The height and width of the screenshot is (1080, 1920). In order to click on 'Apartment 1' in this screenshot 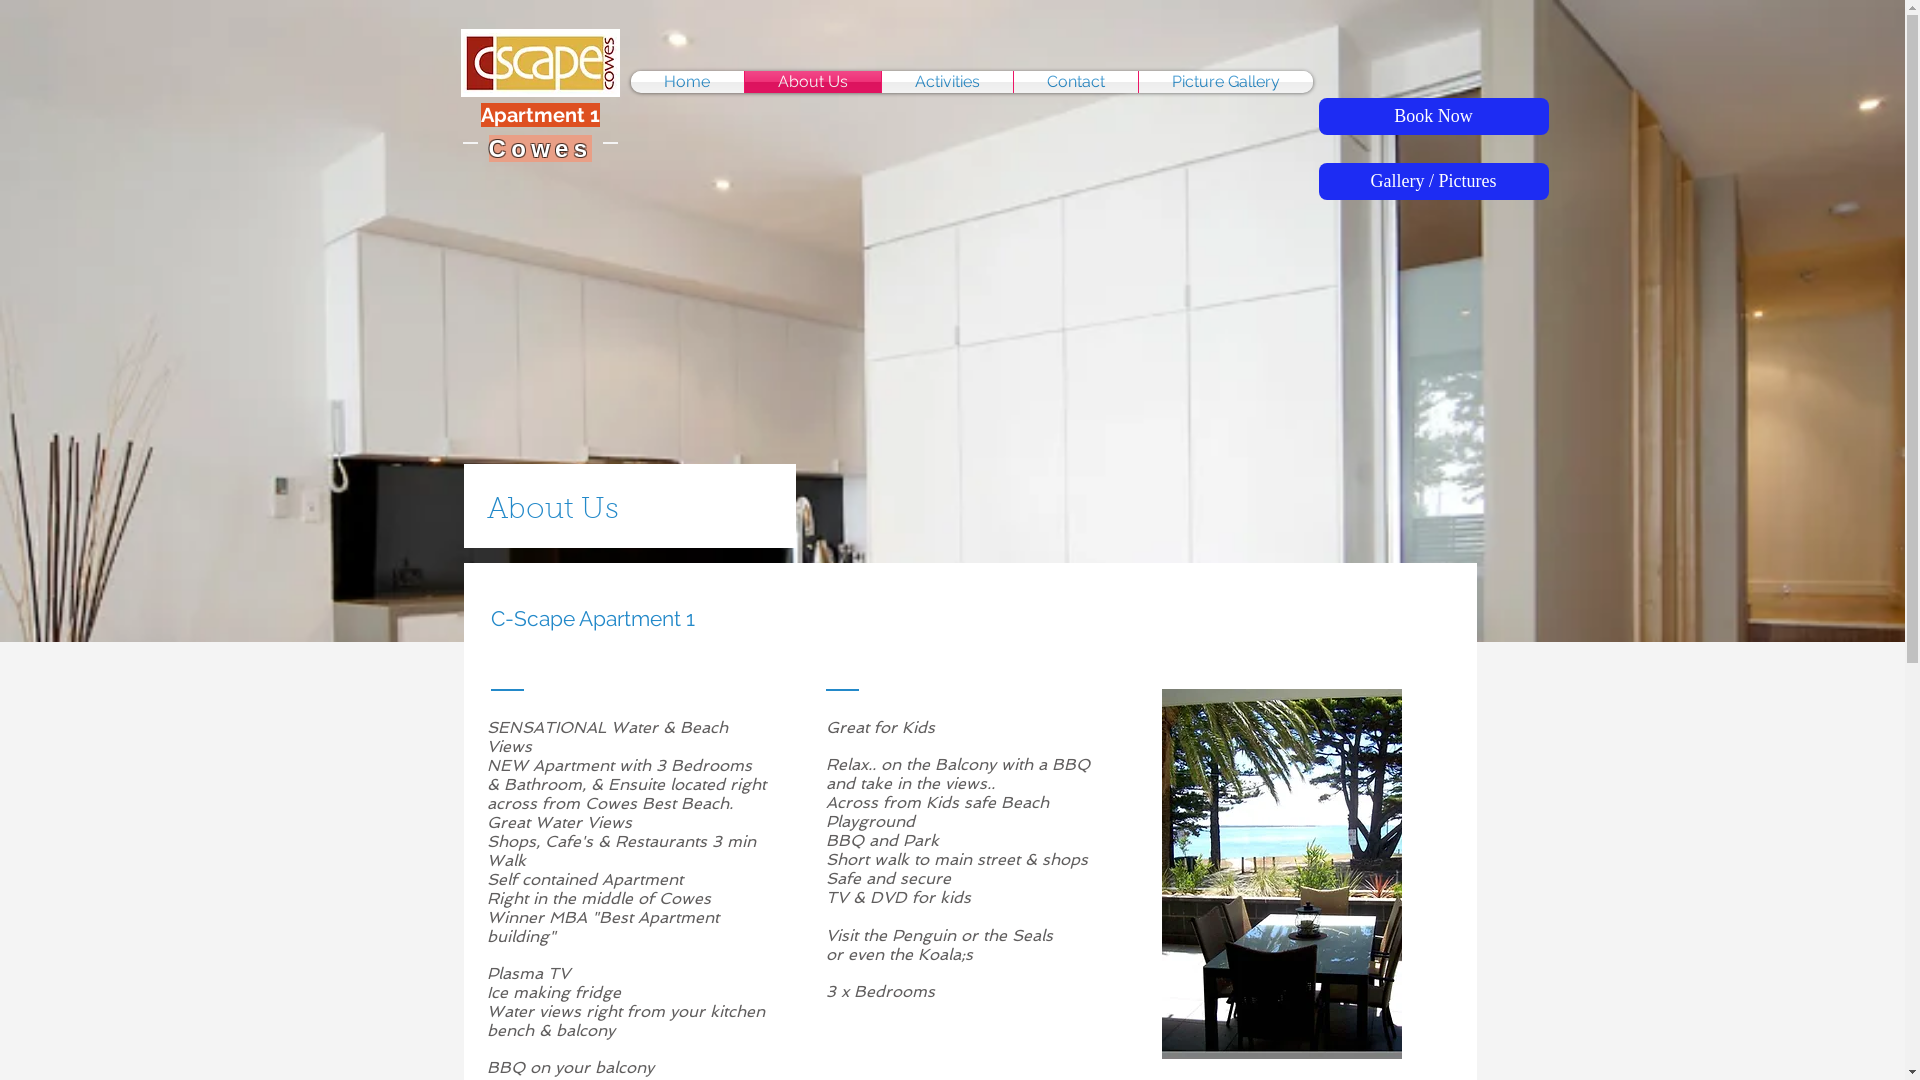, I will do `click(540, 115)`.